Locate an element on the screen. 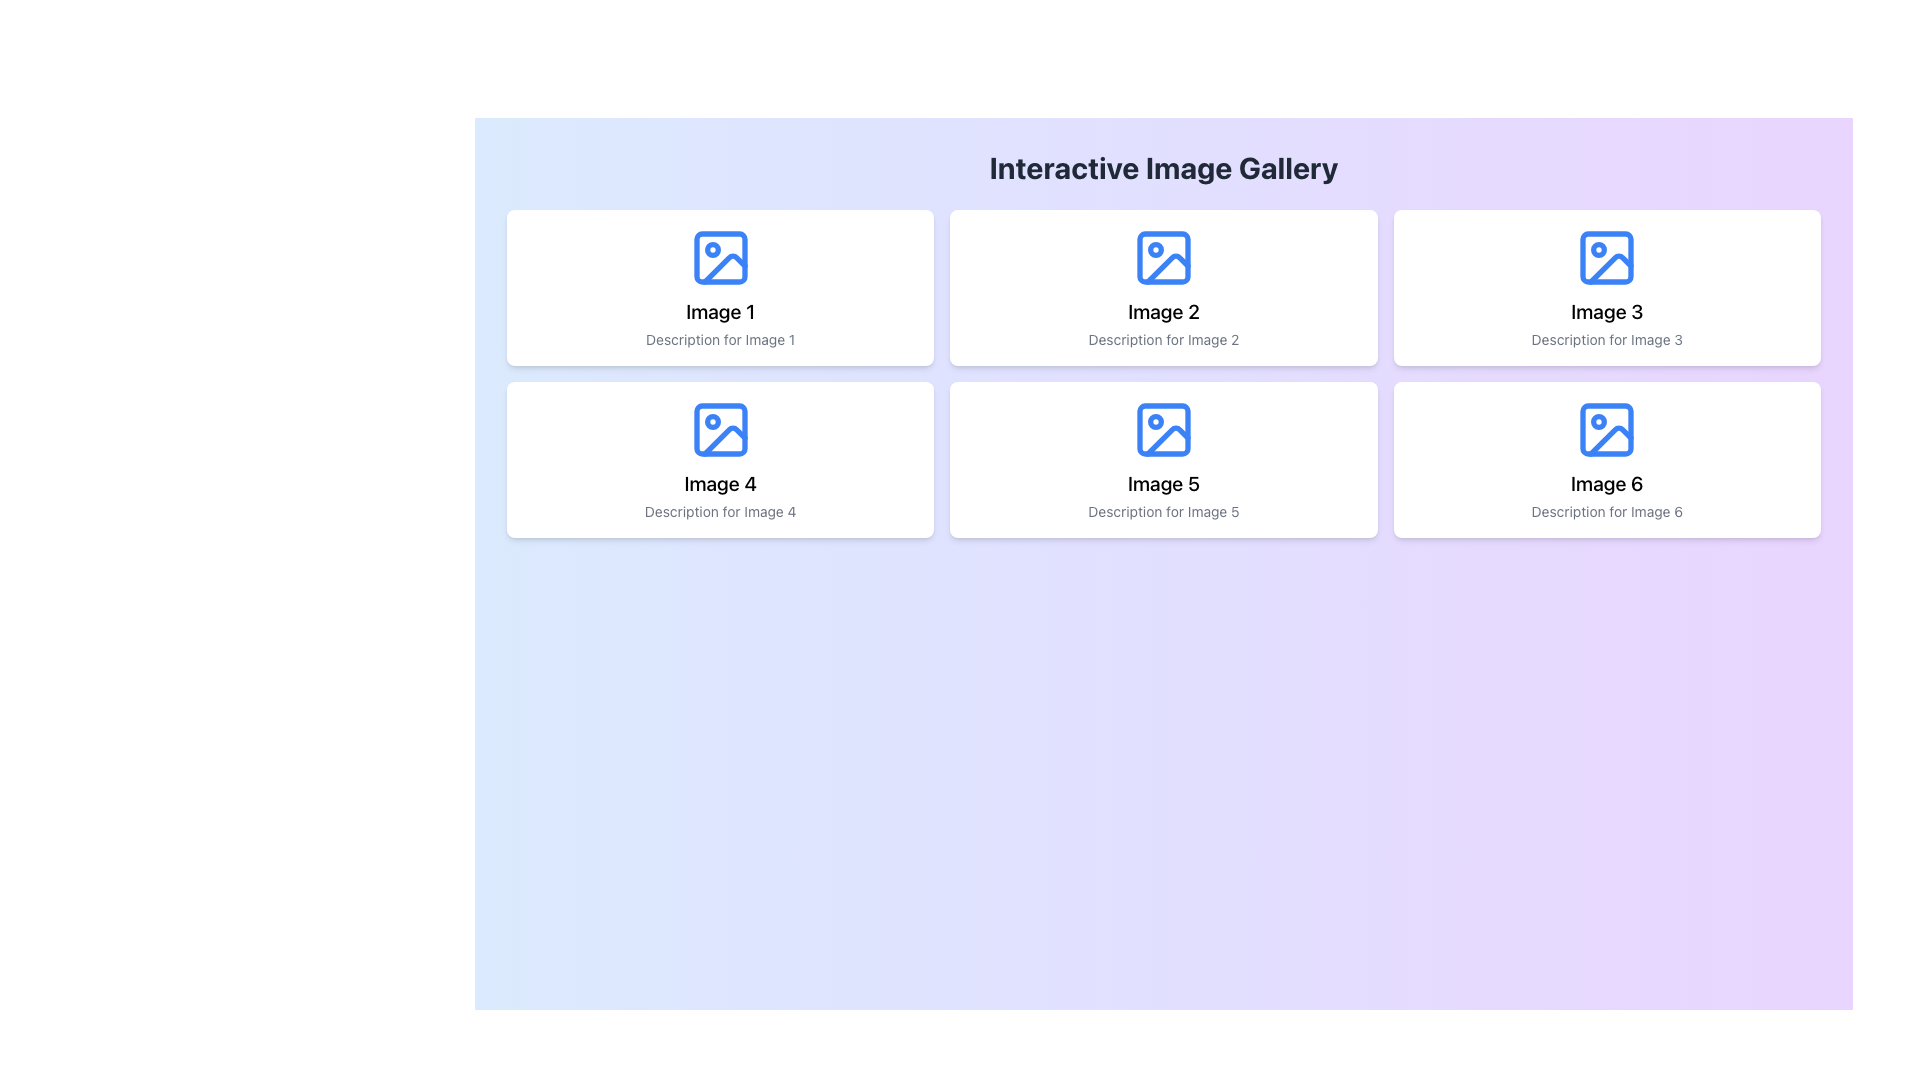  the label providing supplementary information about 'Image 1', located at the bottom of the associated card in the top-left corner of the 2x3 grid is located at coordinates (720, 338).